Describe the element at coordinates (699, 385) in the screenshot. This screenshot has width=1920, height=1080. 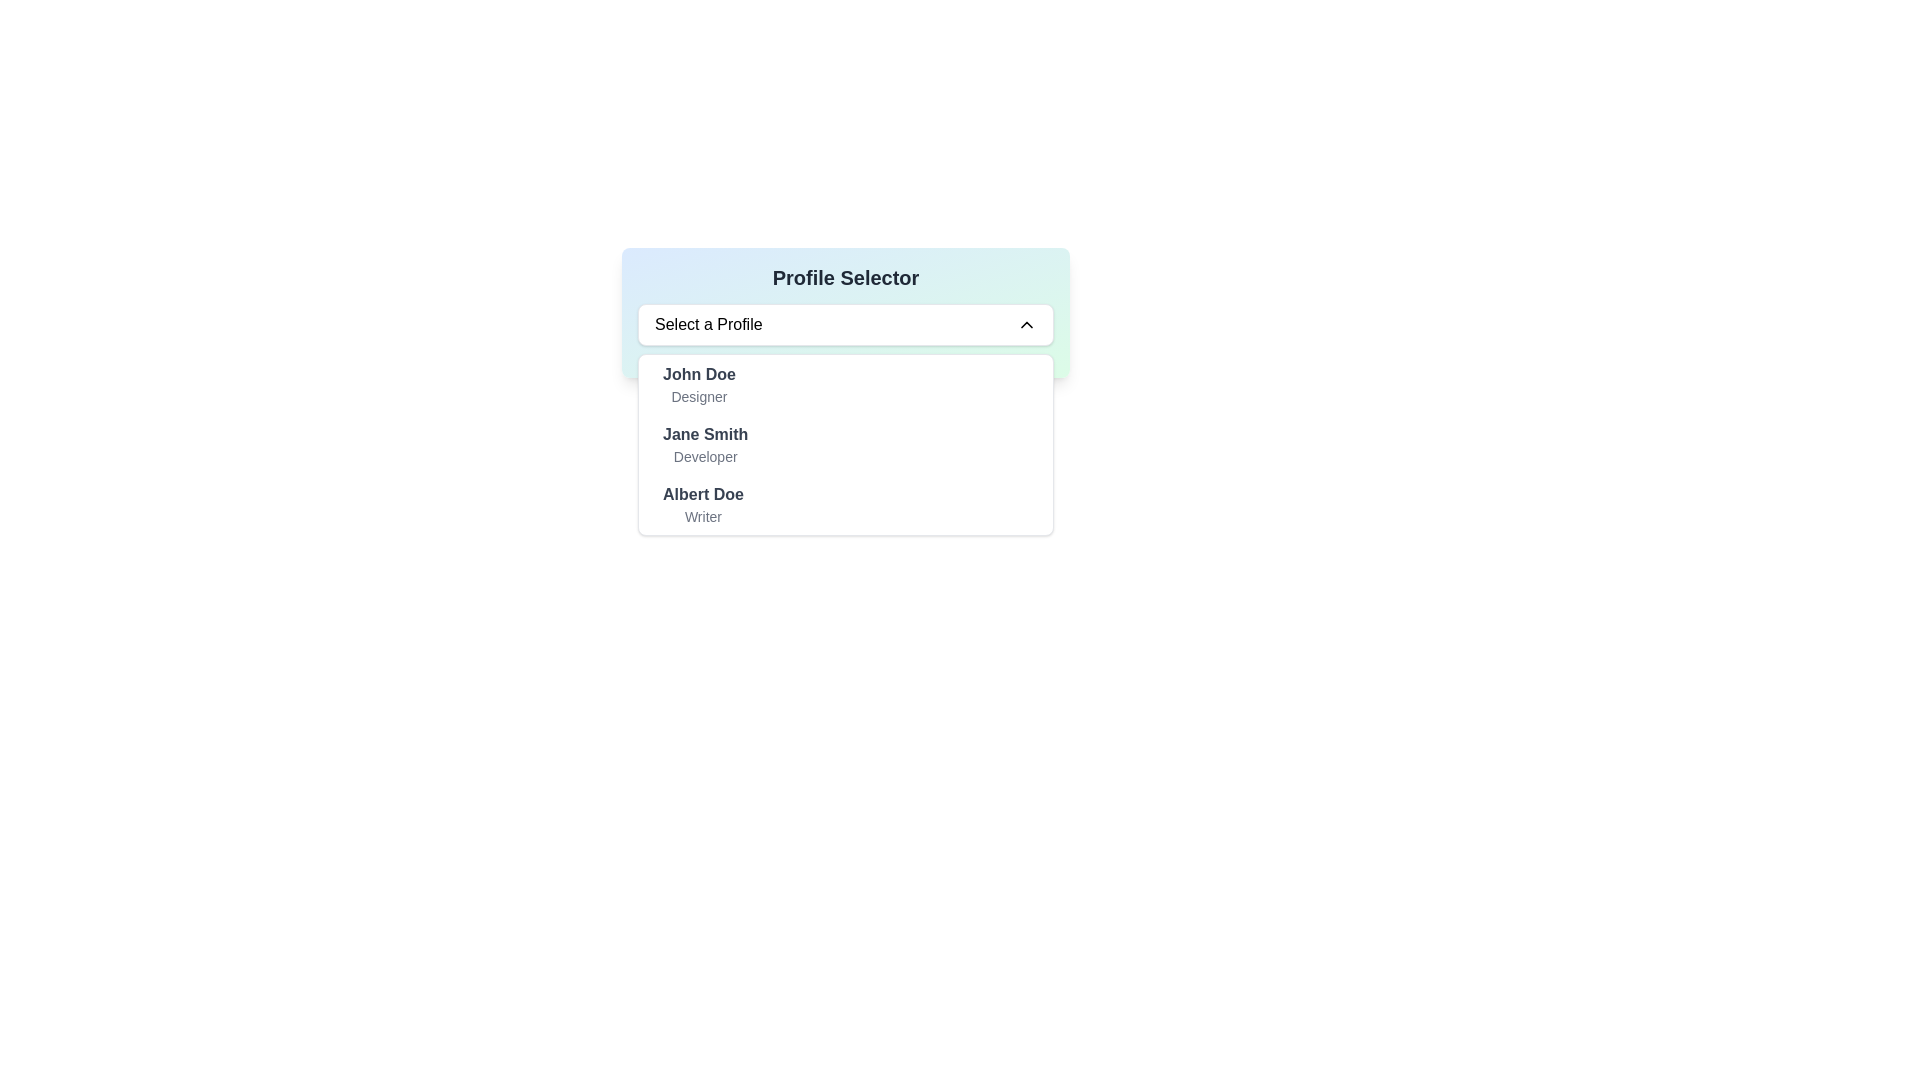
I see `the text label representing the user profile selection option 'John Doe - Designer'` at that location.